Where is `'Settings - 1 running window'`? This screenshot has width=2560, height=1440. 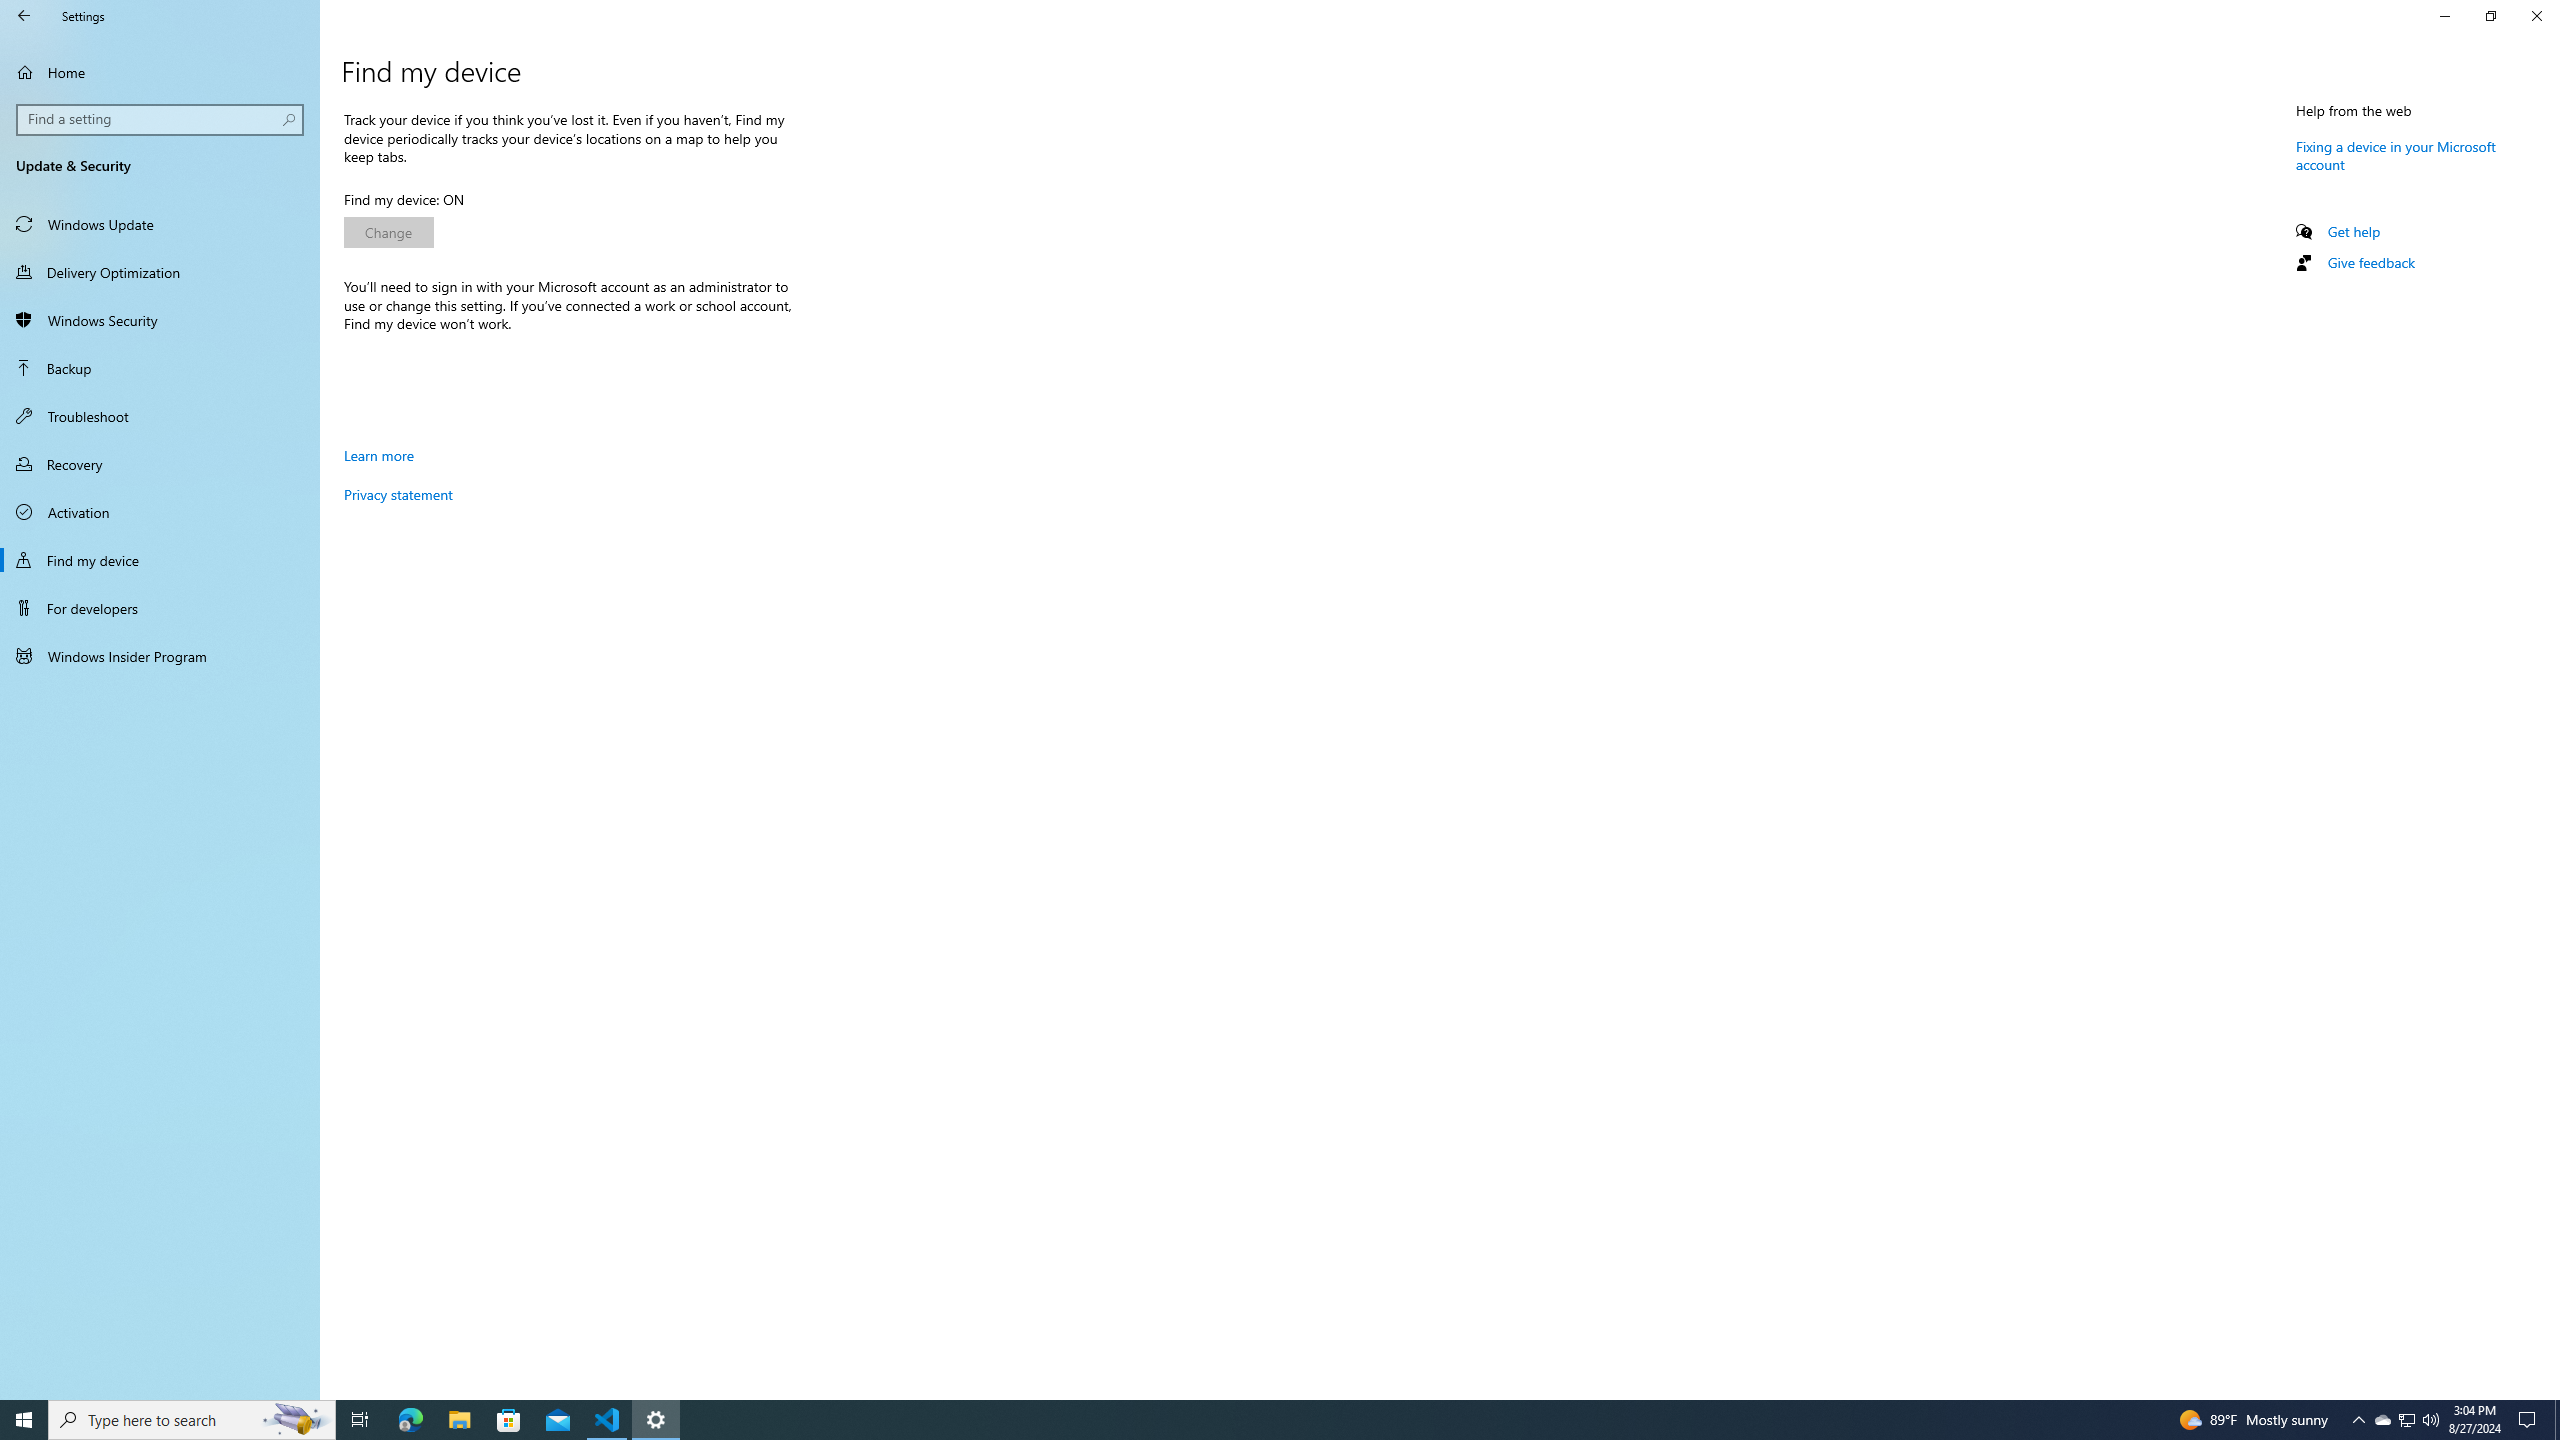 'Settings - 1 running window' is located at coordinates (656, 1418).